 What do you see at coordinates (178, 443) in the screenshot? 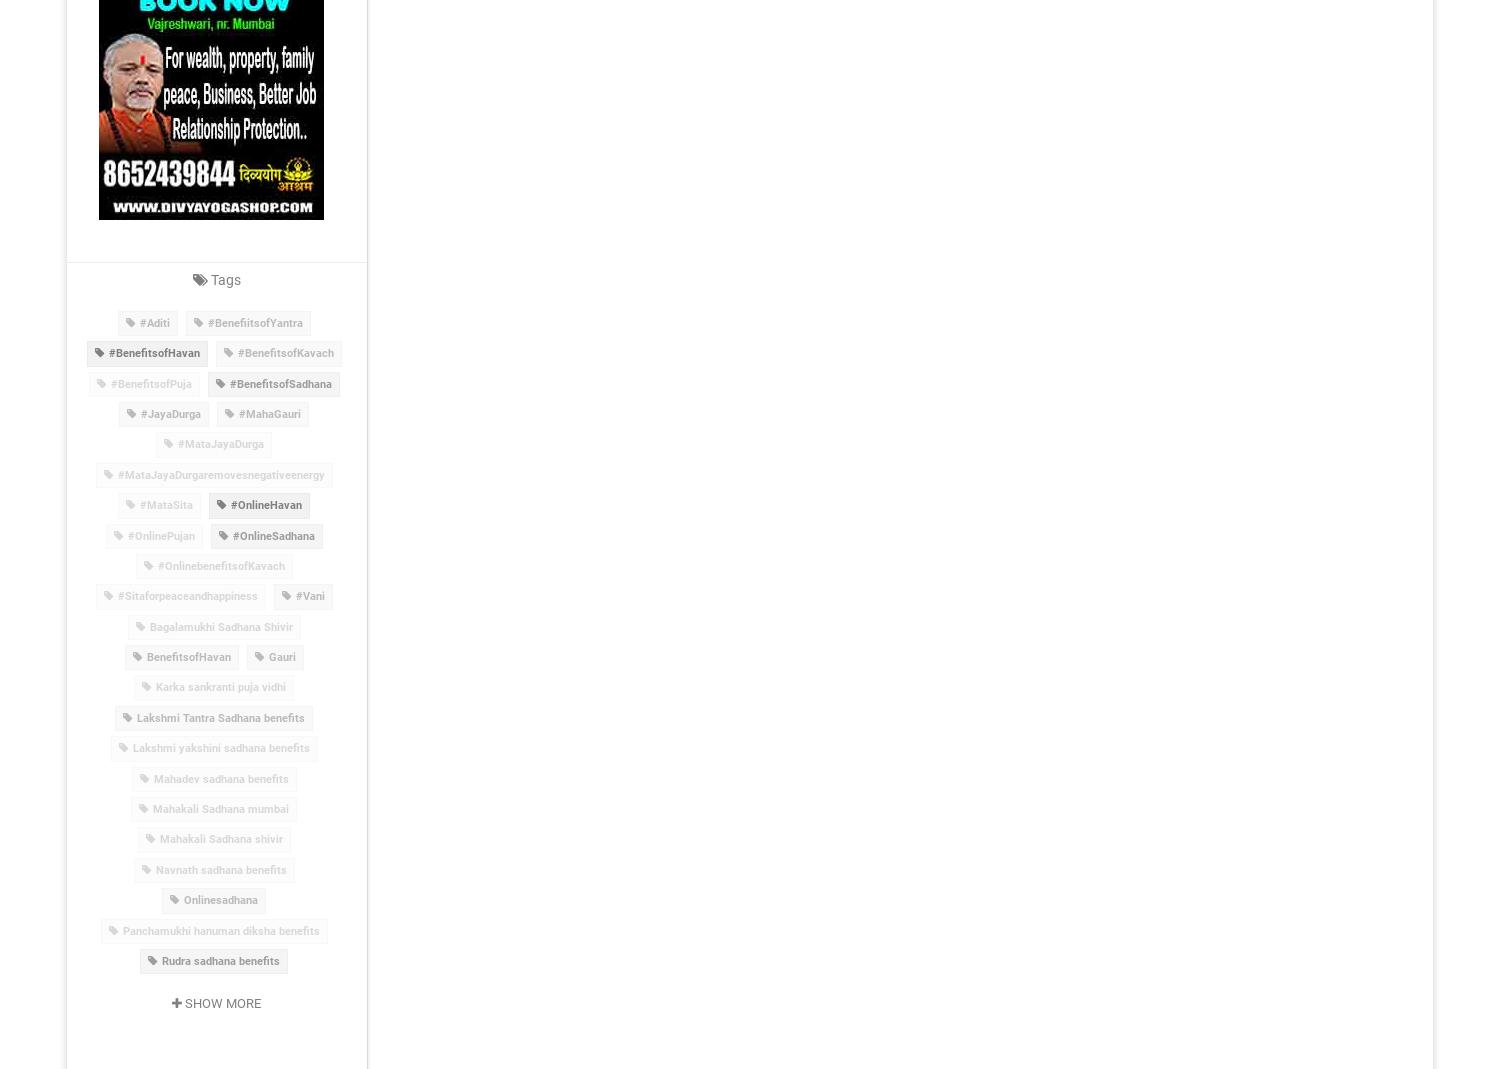
I see `'#MataJayaDurga'` at bounding box center [178, 443].